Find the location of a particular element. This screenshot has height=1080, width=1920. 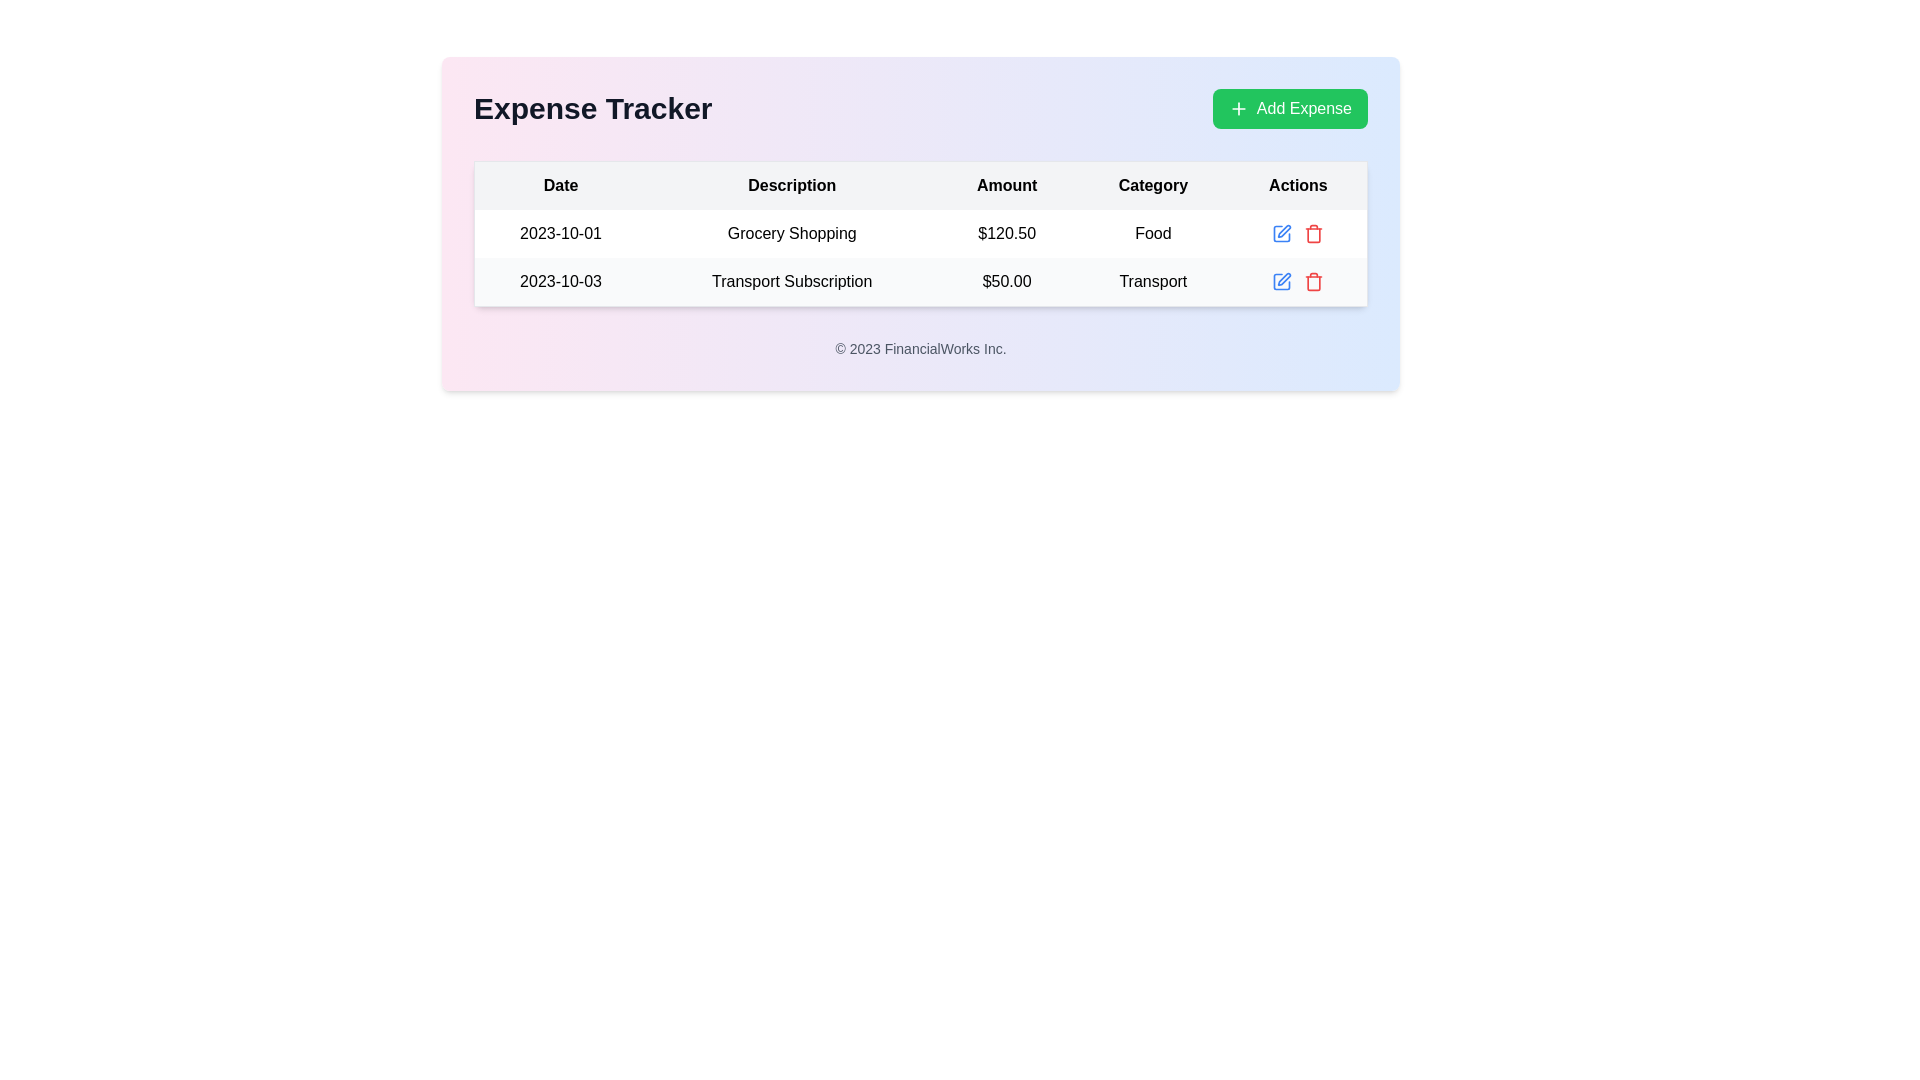

the text label displaying the monetary amount for 'Transport Subscription' in the second row of the table is located at coordinates (1007, 282).